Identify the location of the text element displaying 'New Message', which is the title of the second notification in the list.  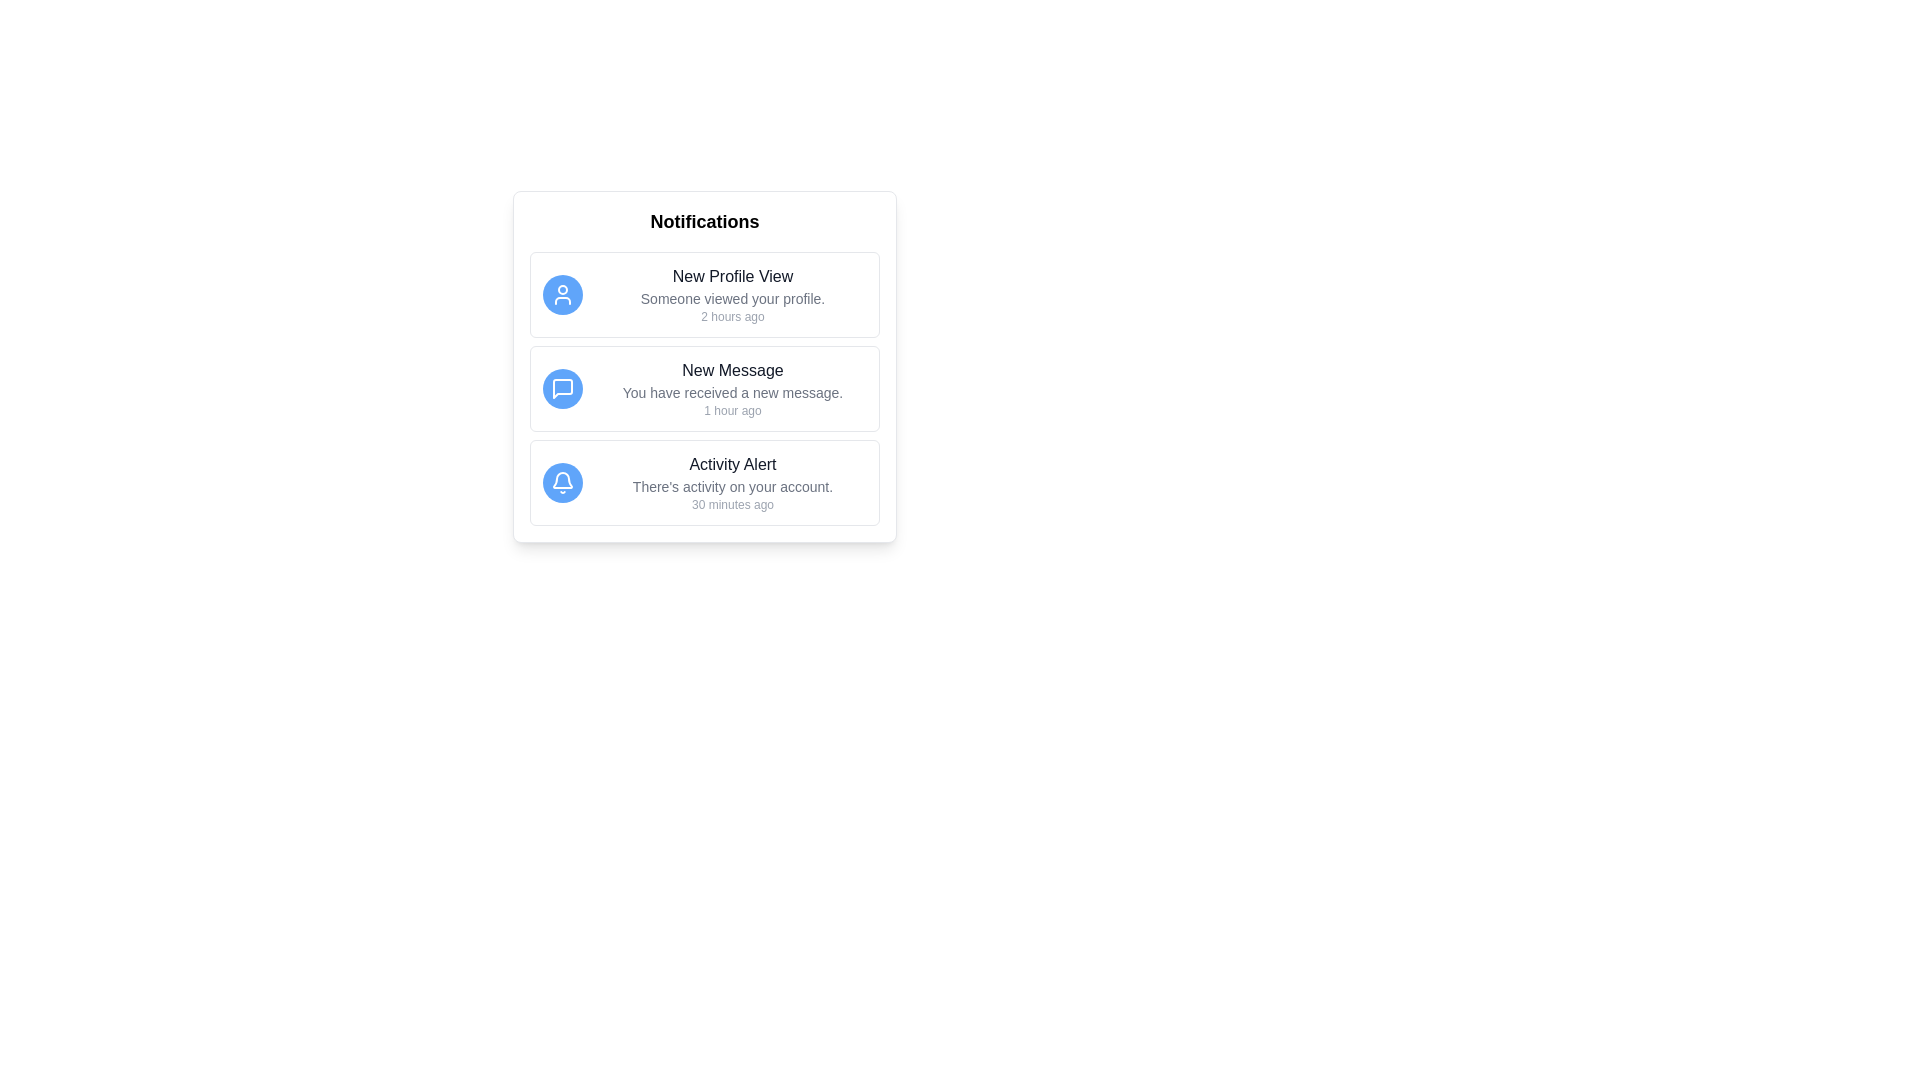
(732, 370).